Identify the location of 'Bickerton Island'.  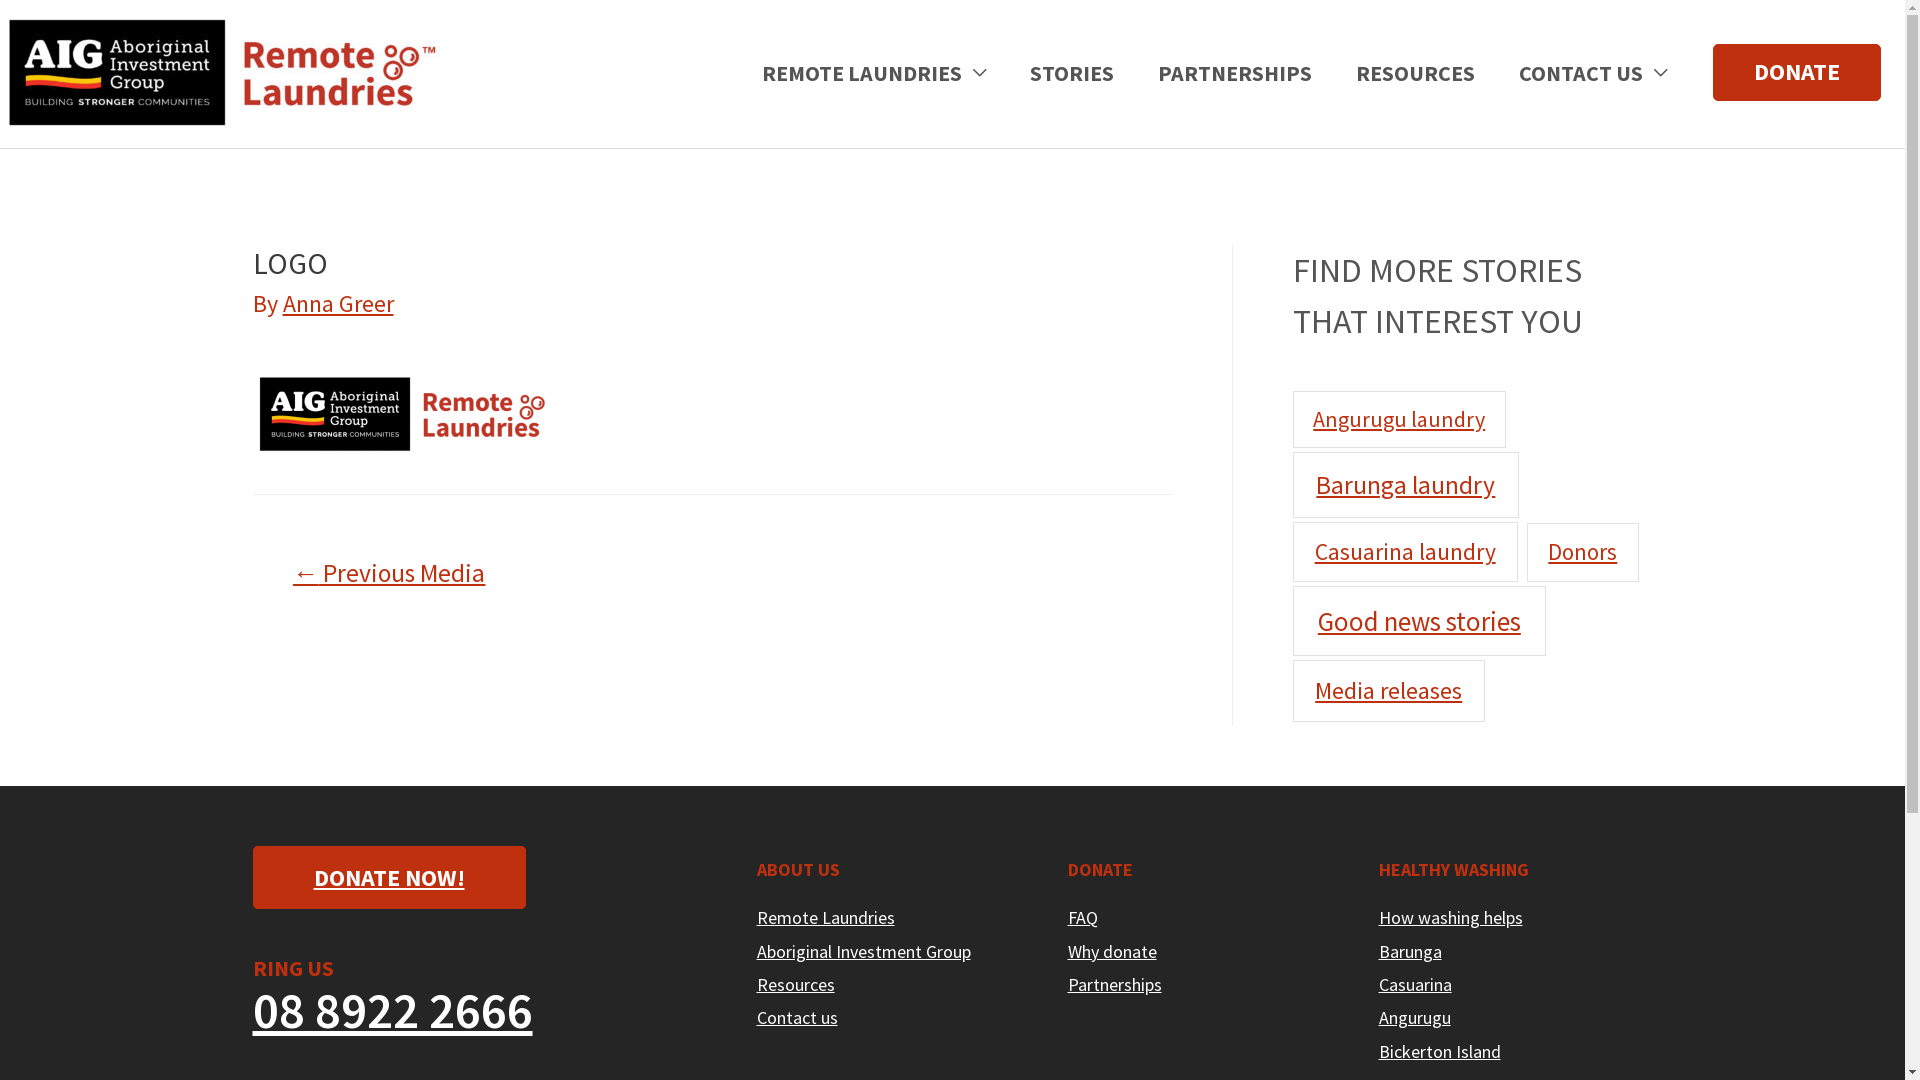
(1440, 1050).